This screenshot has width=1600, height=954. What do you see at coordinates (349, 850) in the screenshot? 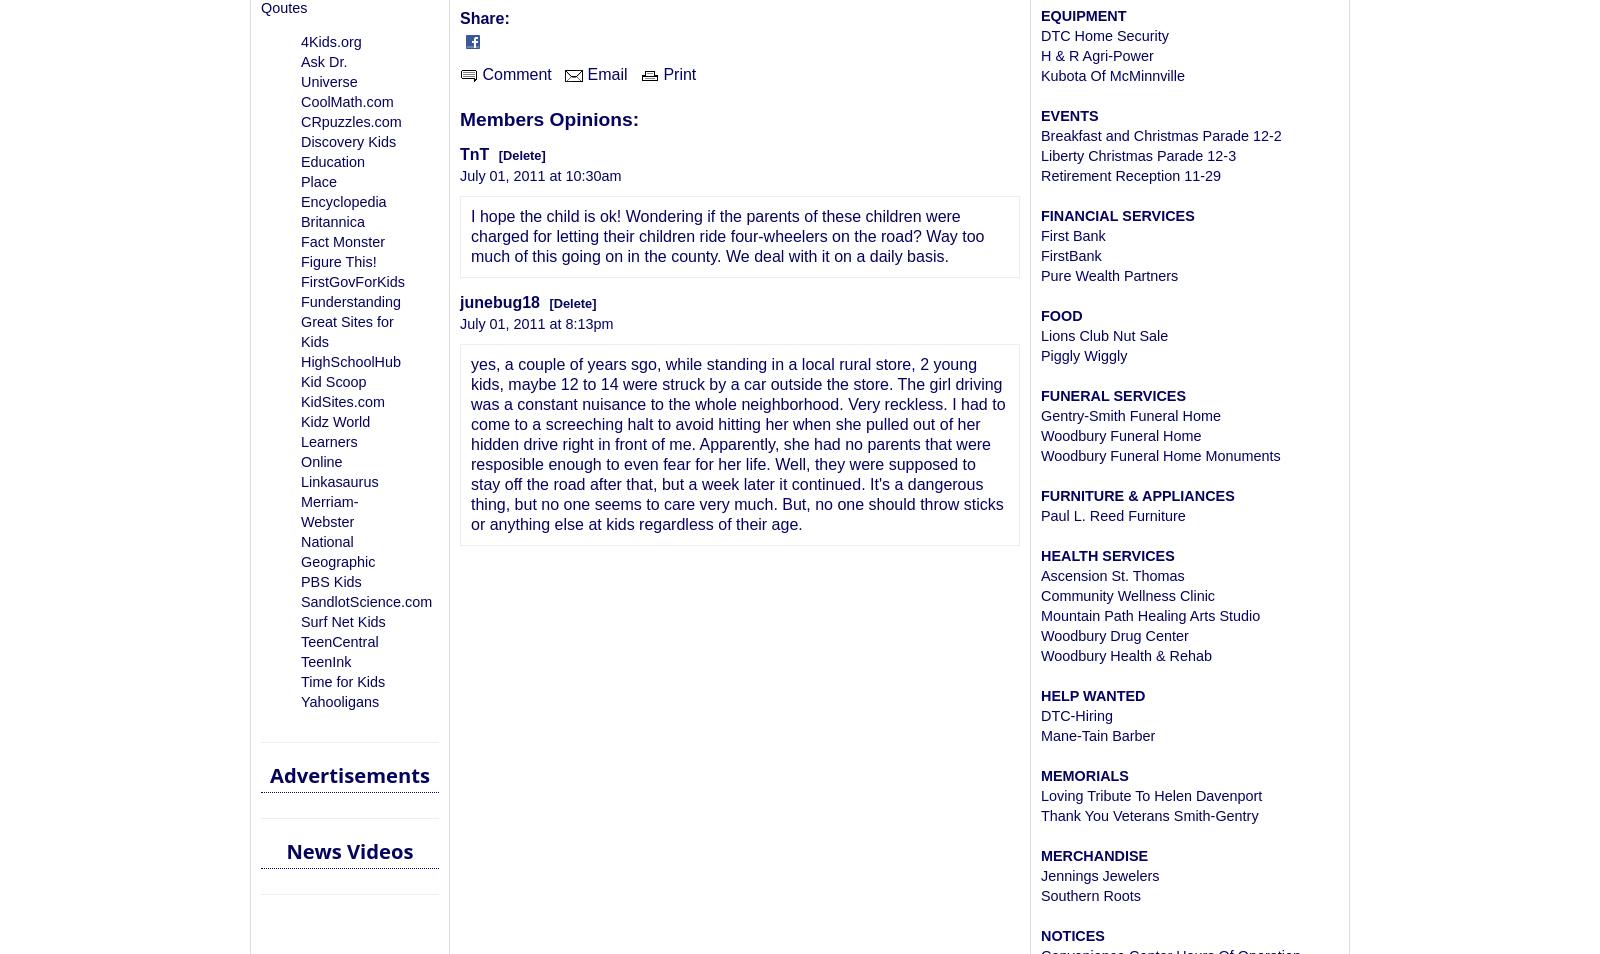
I see `'News Videos'` at bounding box center [349, 850].